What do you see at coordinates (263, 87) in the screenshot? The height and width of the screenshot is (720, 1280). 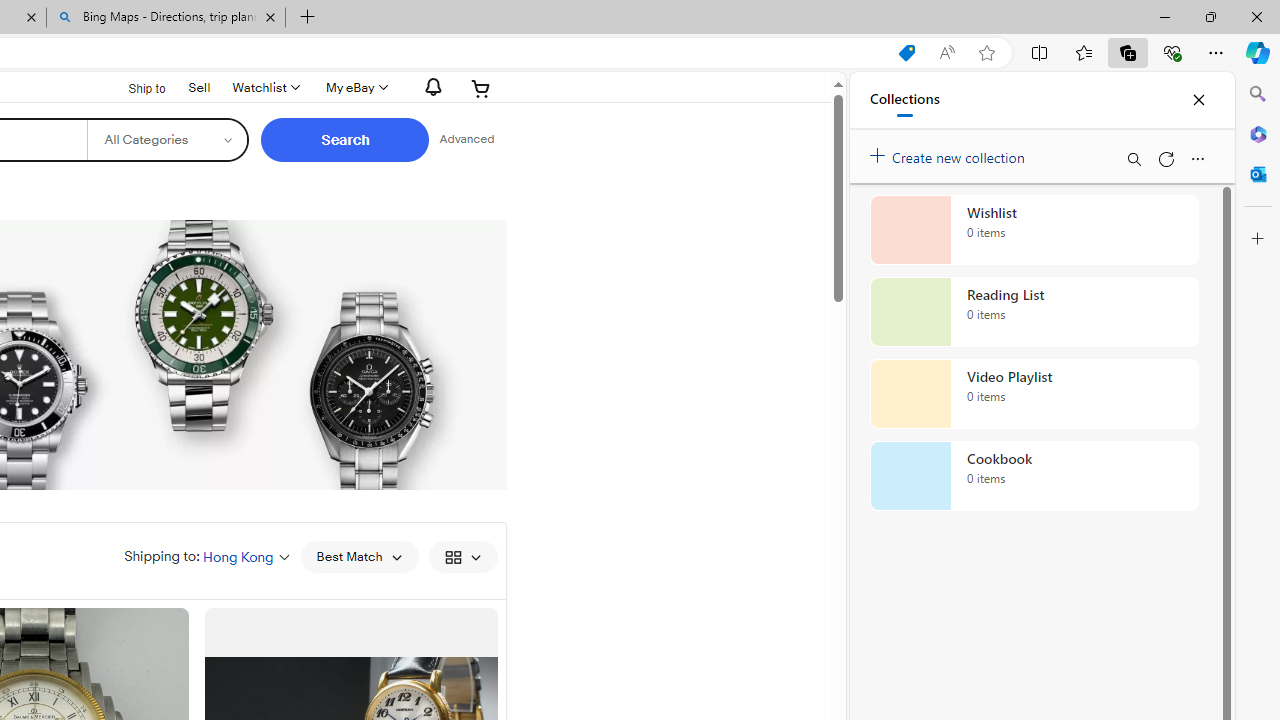 I see `'Watchlist'` at bounding box center [263, 87].